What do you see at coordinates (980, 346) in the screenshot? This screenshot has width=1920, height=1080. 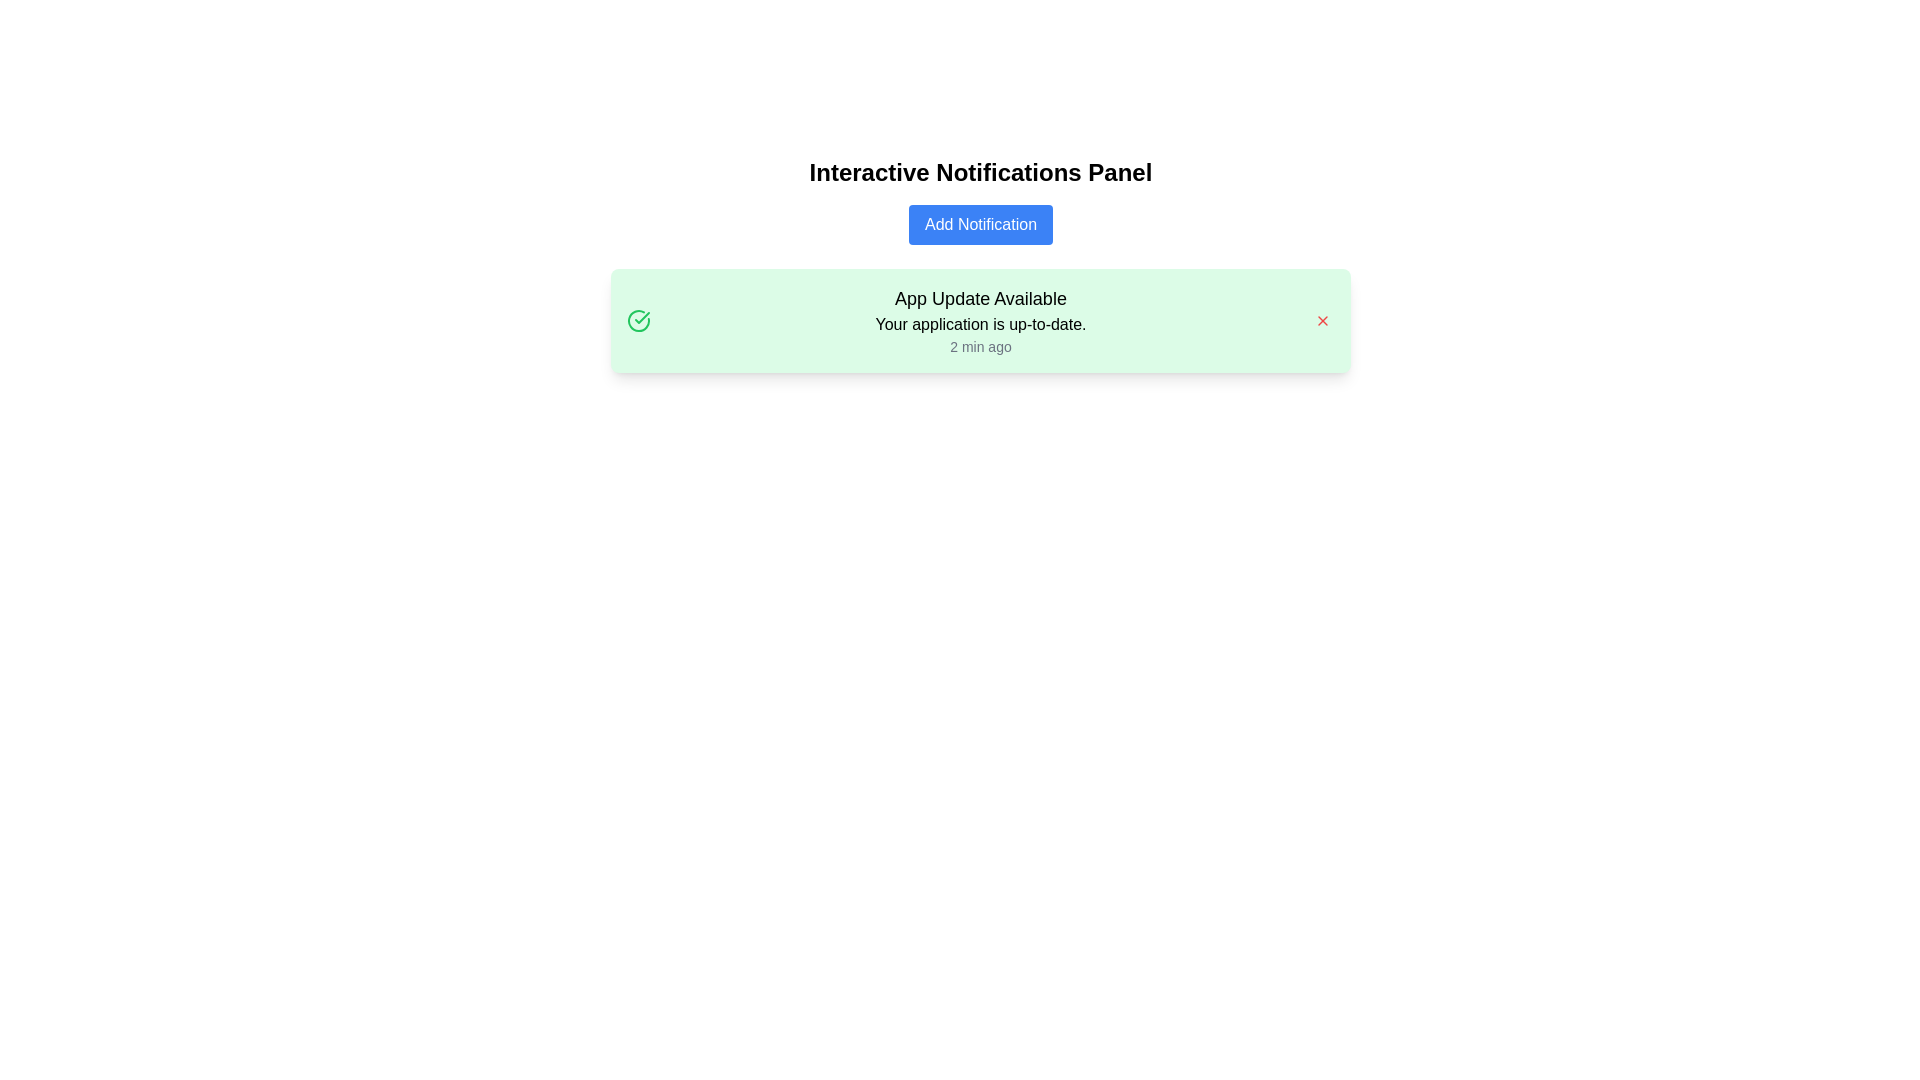 I see `the Text Label that displays the timestamp of the notification, located at the bottom of the notification card` at bounding box center [980, 346].